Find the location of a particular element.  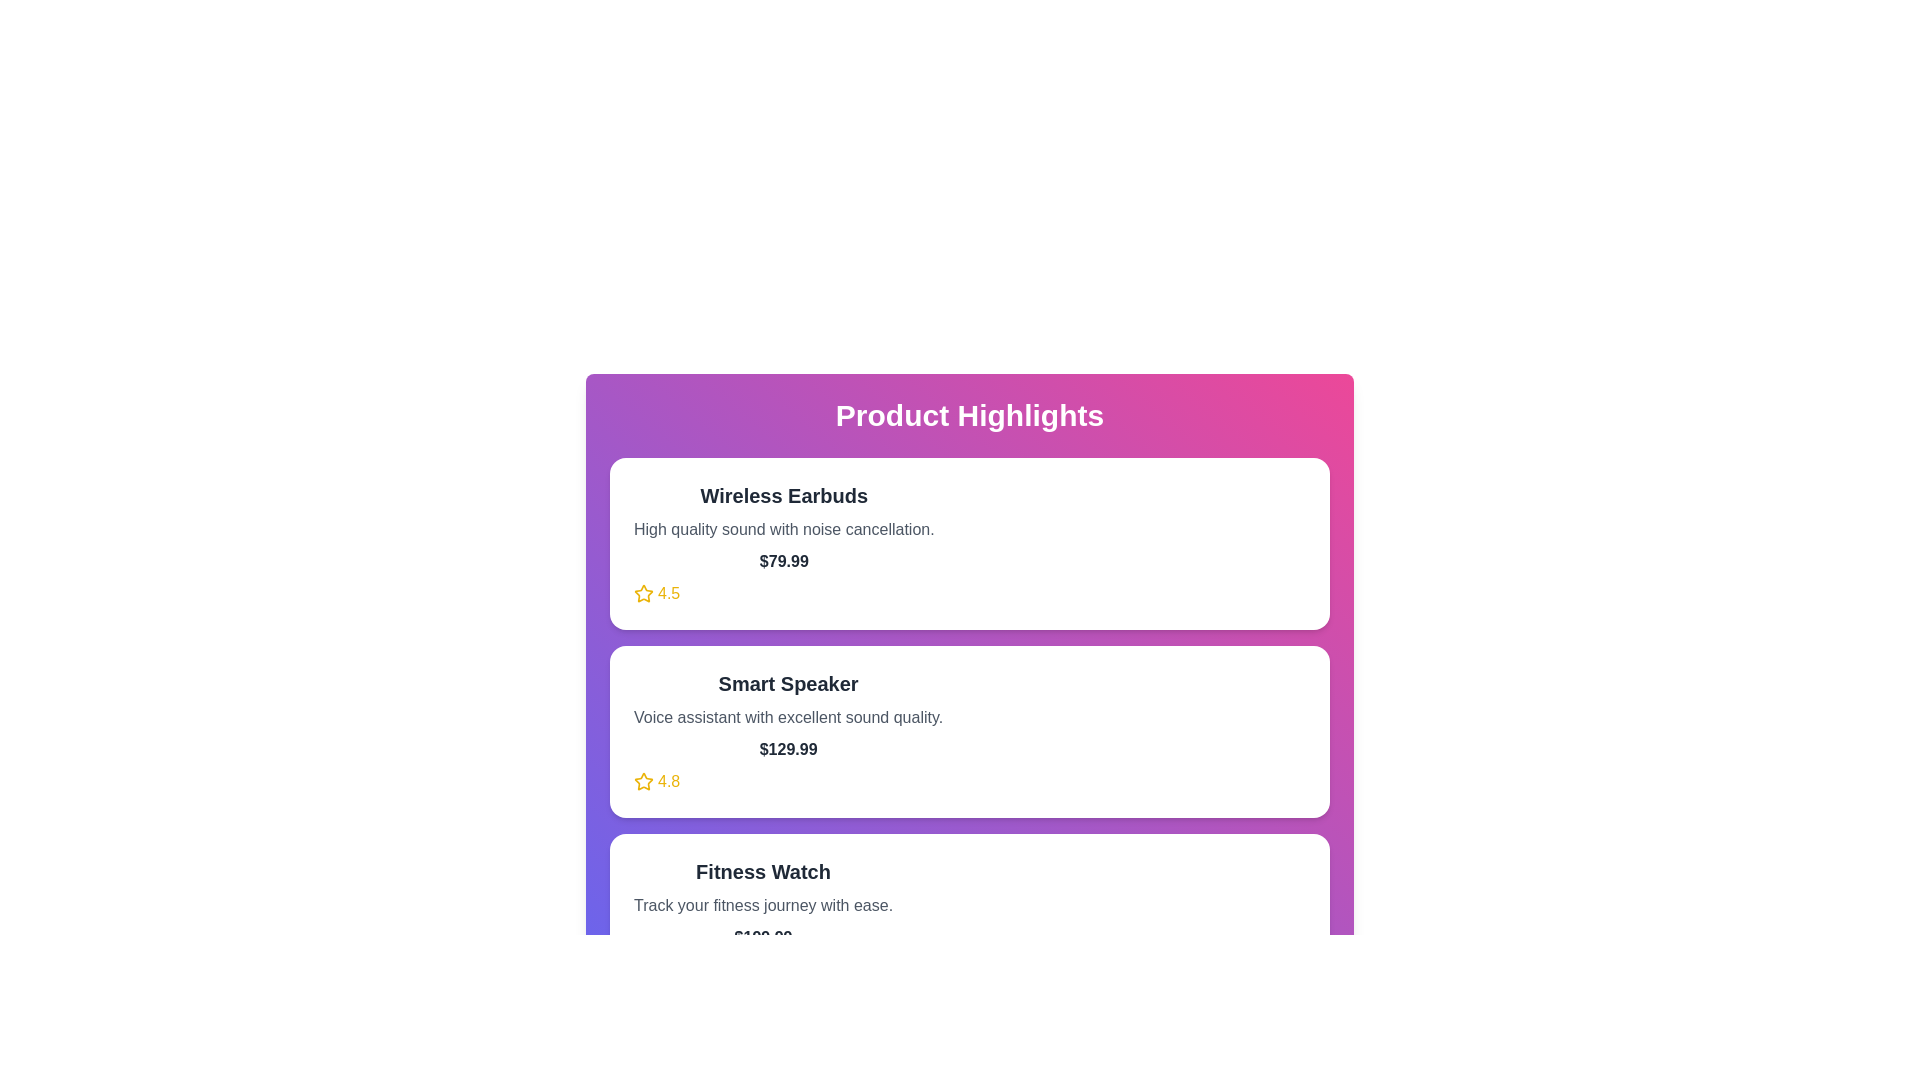

the rating elements for each product to visually examine the ratings is located at coordinates (643, 593).